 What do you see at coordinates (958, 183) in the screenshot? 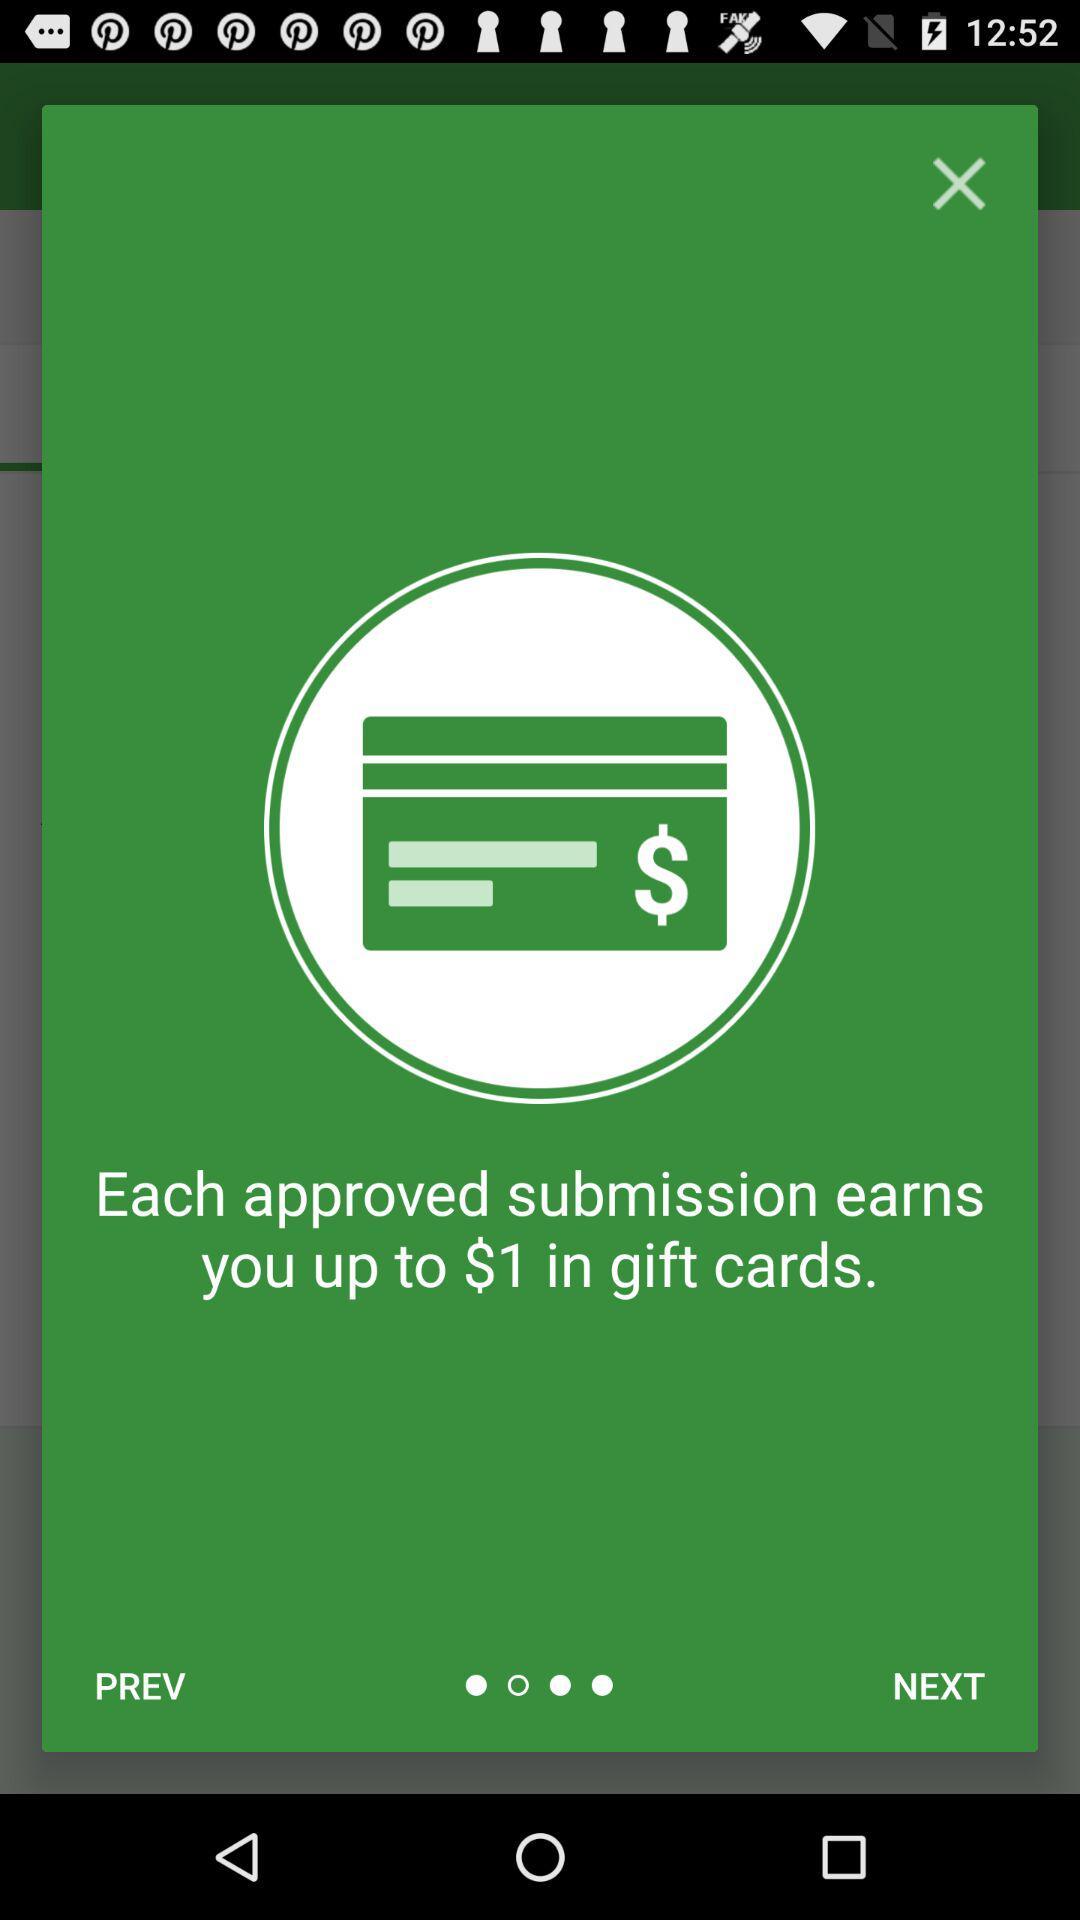
I see `page` at bounding box center [958, 183].